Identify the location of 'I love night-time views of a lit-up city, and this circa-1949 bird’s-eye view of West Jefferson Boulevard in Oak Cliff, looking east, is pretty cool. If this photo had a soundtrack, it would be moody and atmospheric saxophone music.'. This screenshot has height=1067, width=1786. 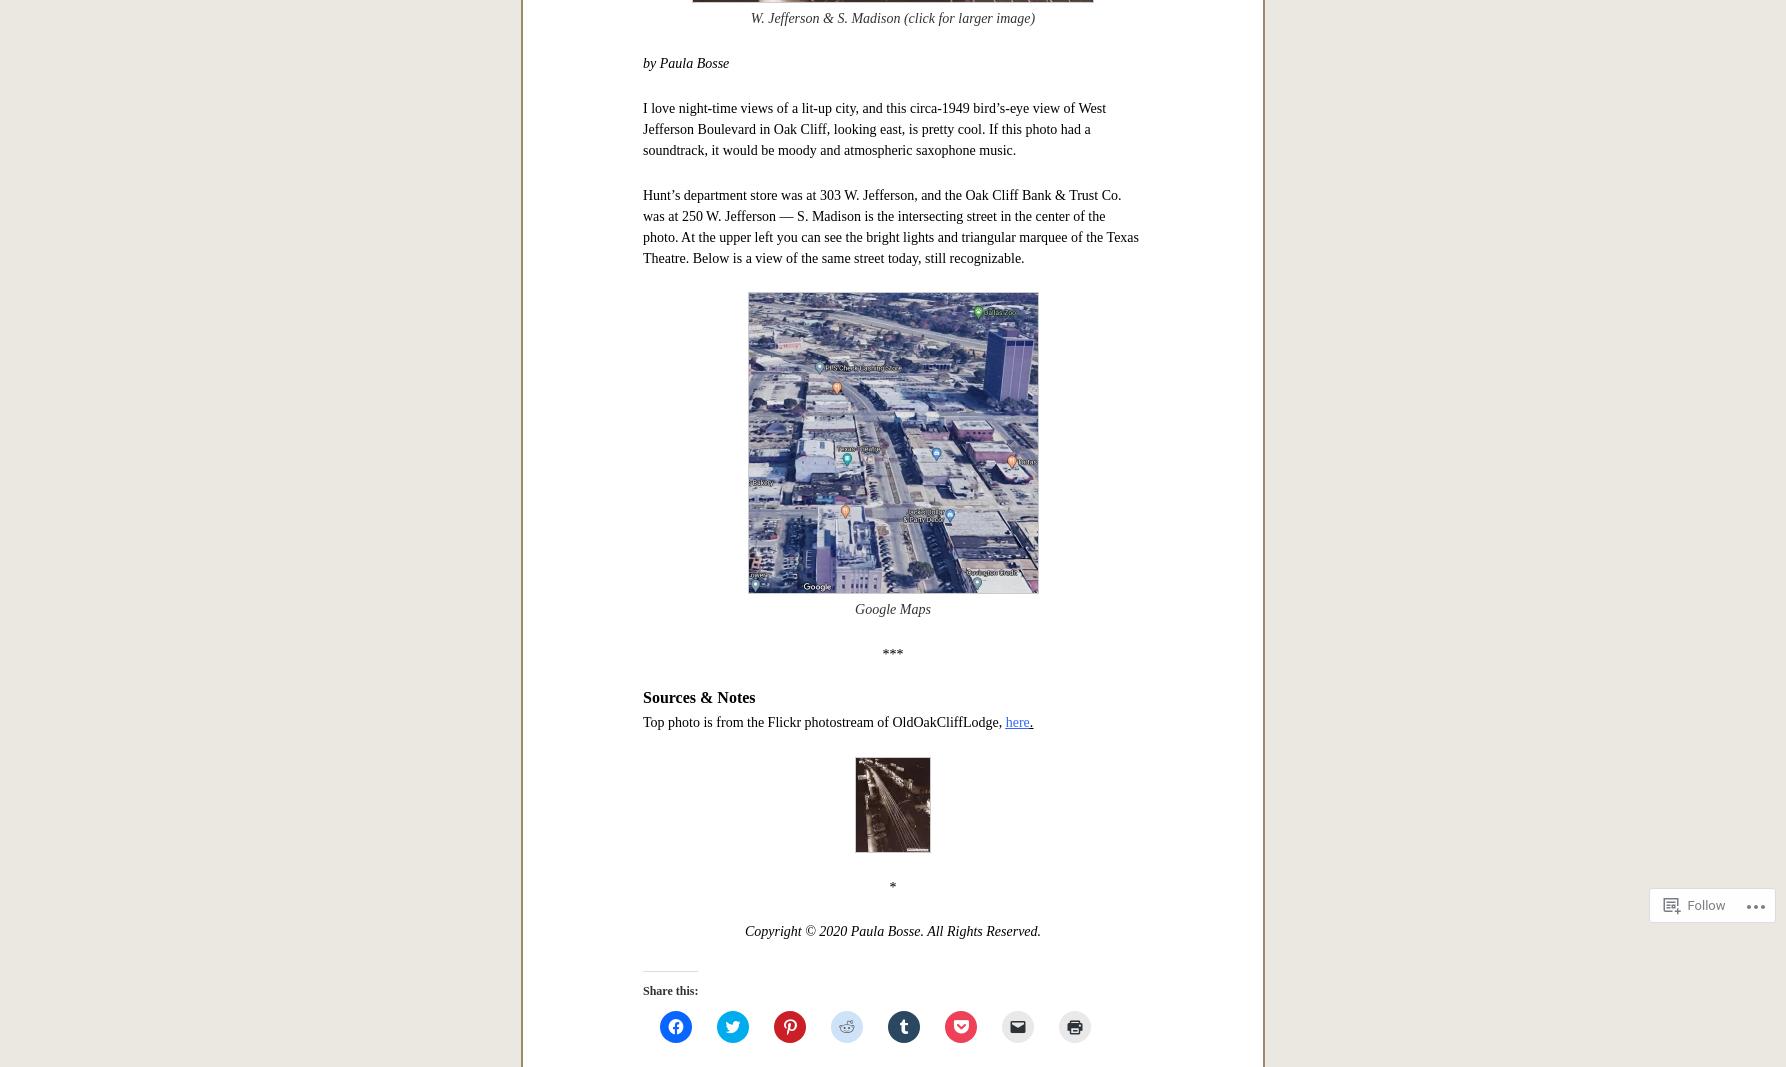
(873, 127).